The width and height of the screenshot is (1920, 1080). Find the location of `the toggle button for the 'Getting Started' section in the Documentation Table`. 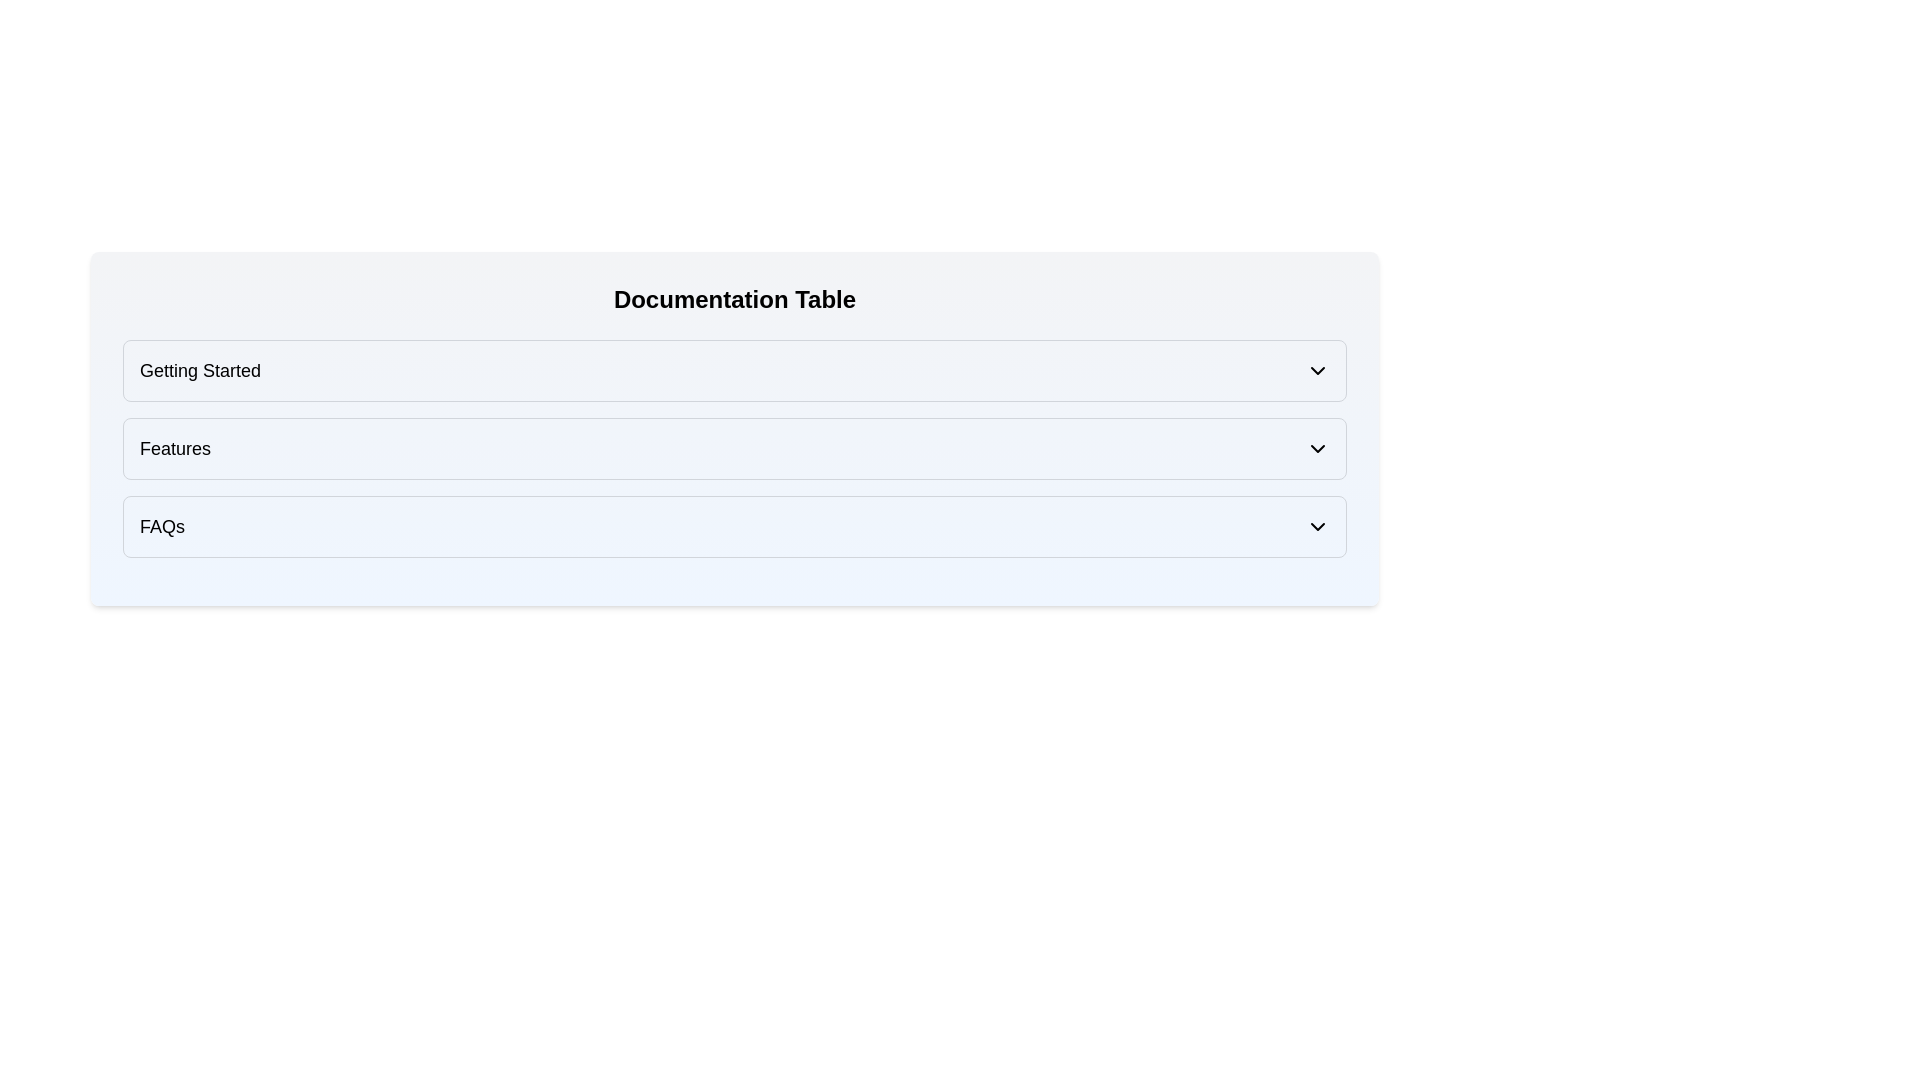

the toggle button for the 'Getting Started' section in the Documentation Table is located at coordinates (1318, 370).